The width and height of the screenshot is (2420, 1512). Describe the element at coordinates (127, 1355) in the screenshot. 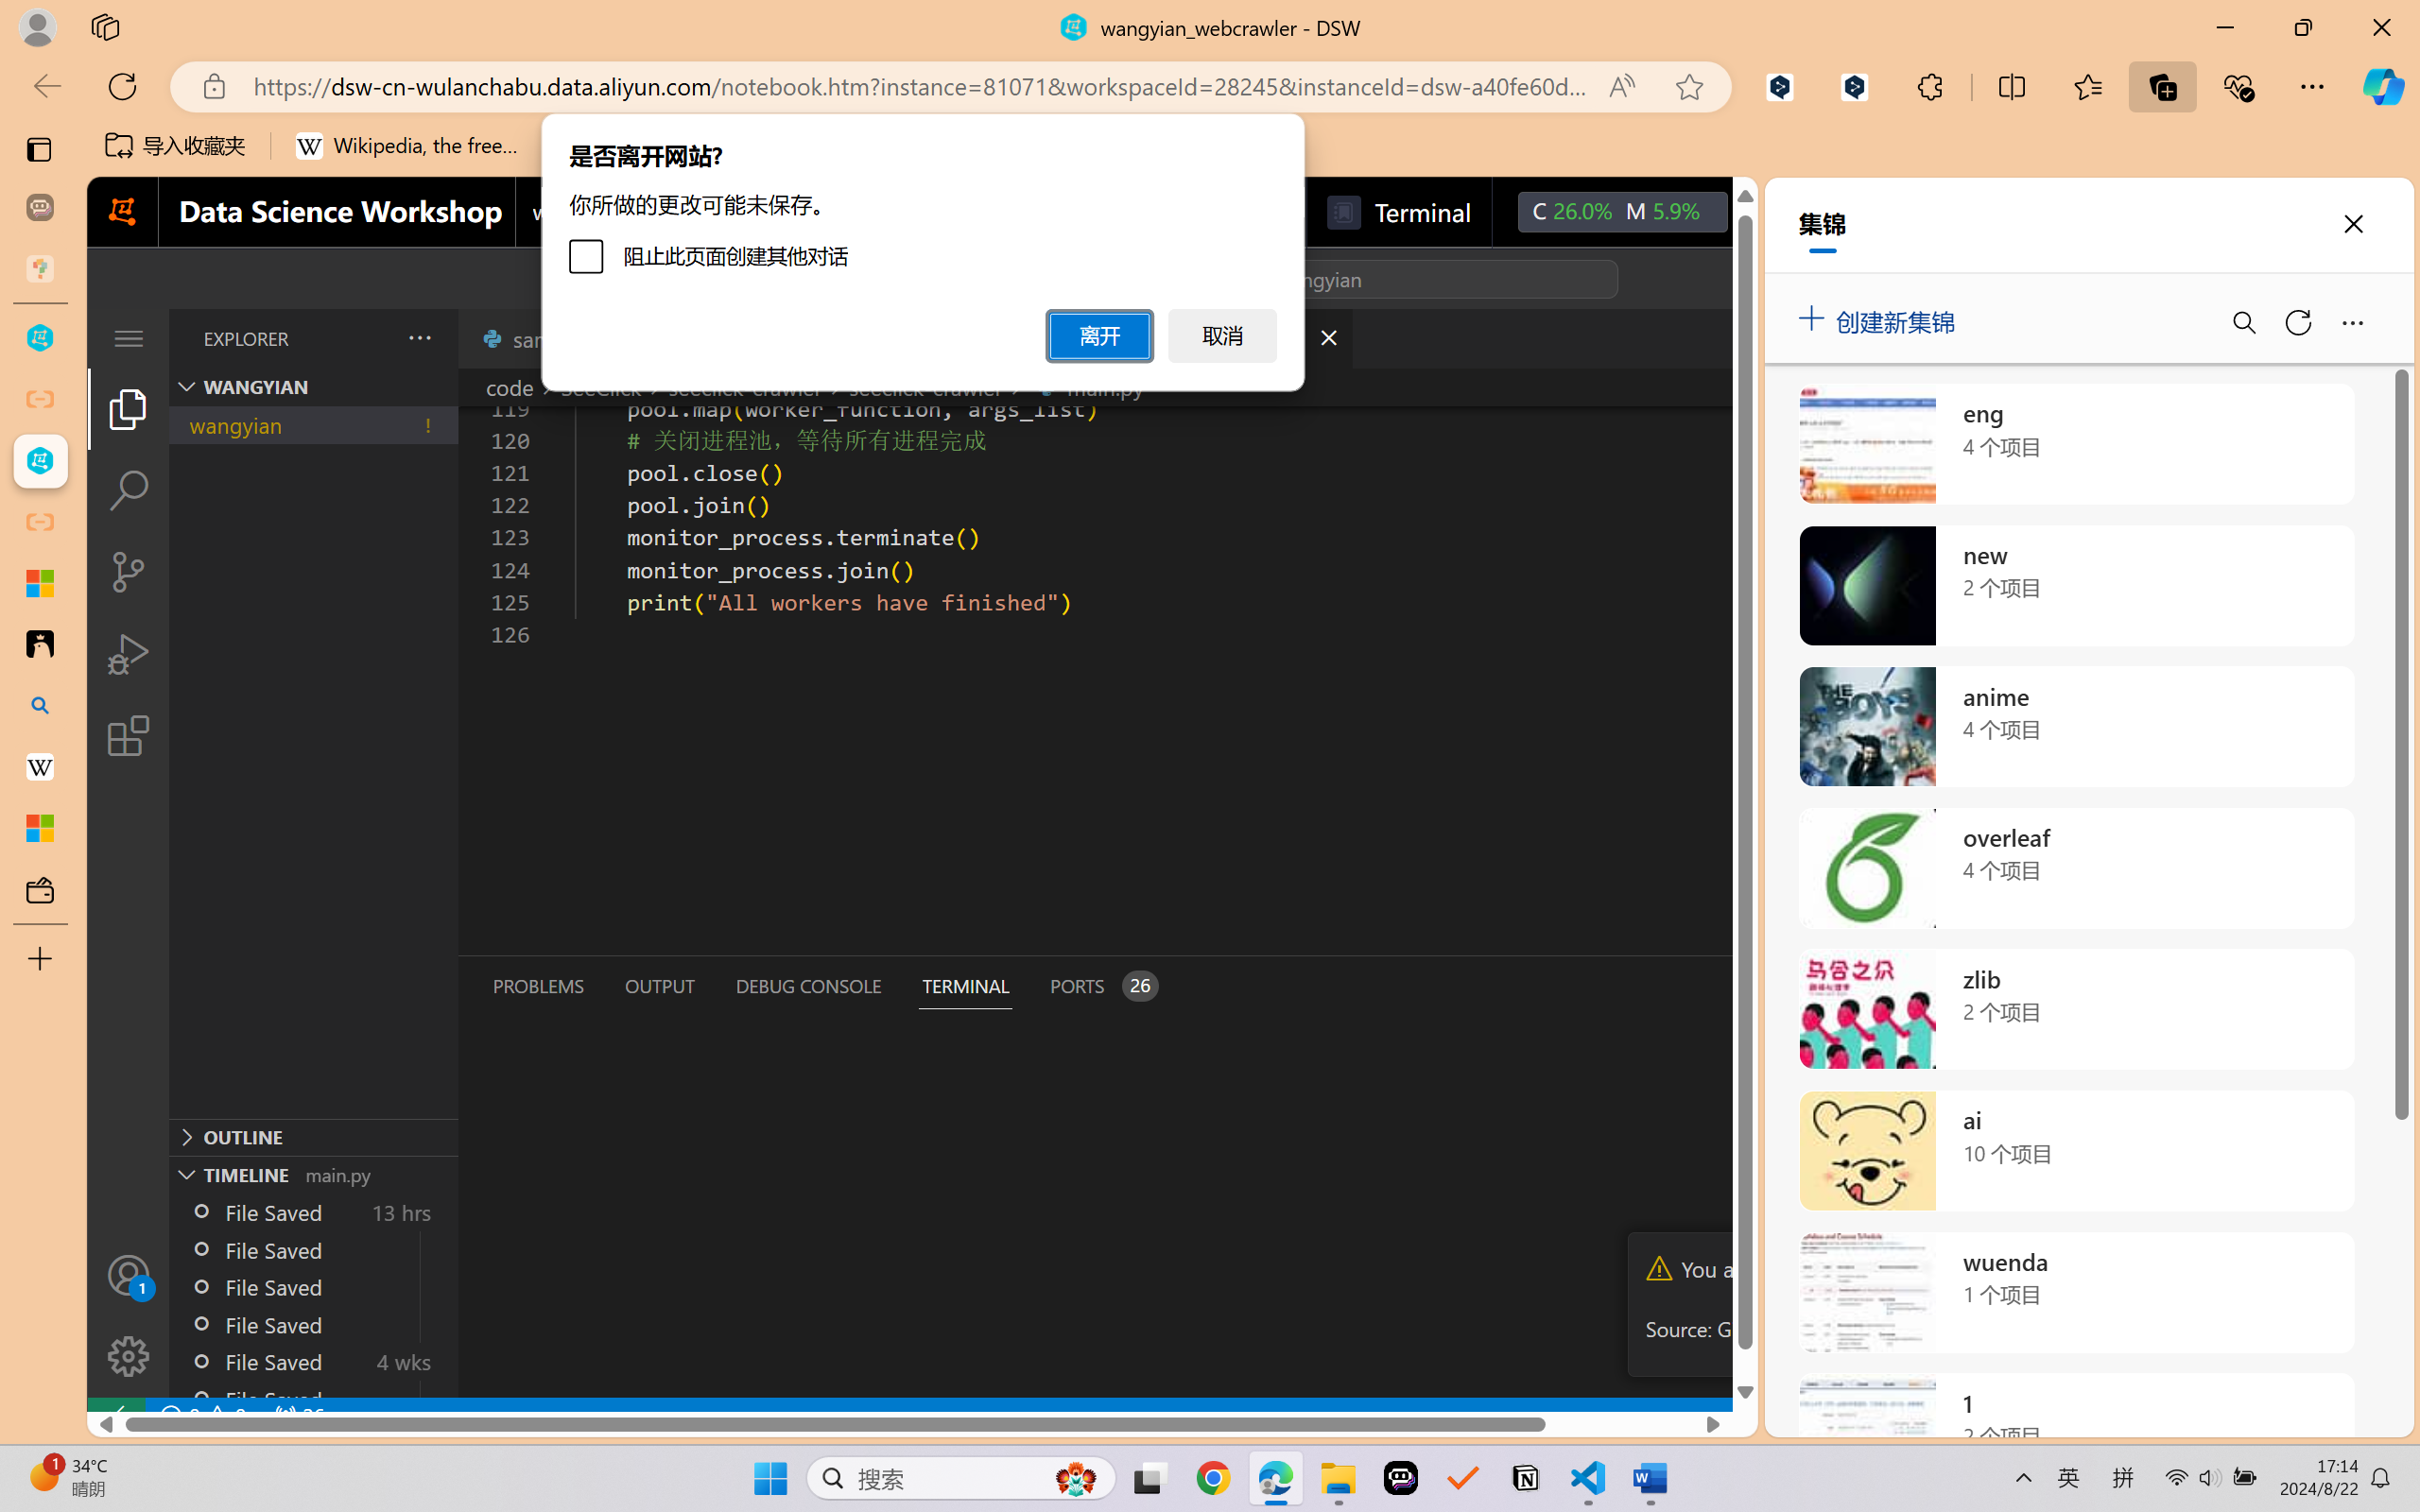

I see `'Manage'` at that location.